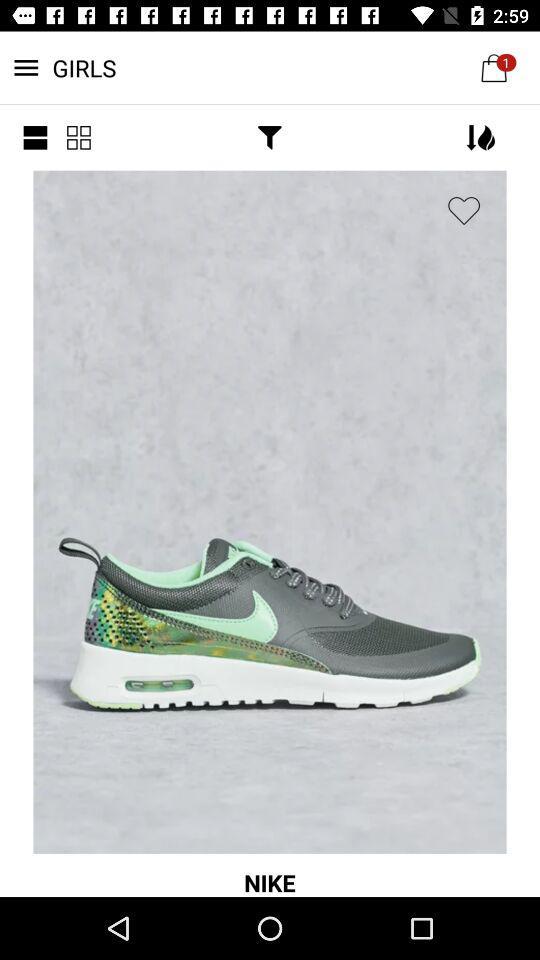  I want to click on the item to the left of the girls item, so click(35, 136).